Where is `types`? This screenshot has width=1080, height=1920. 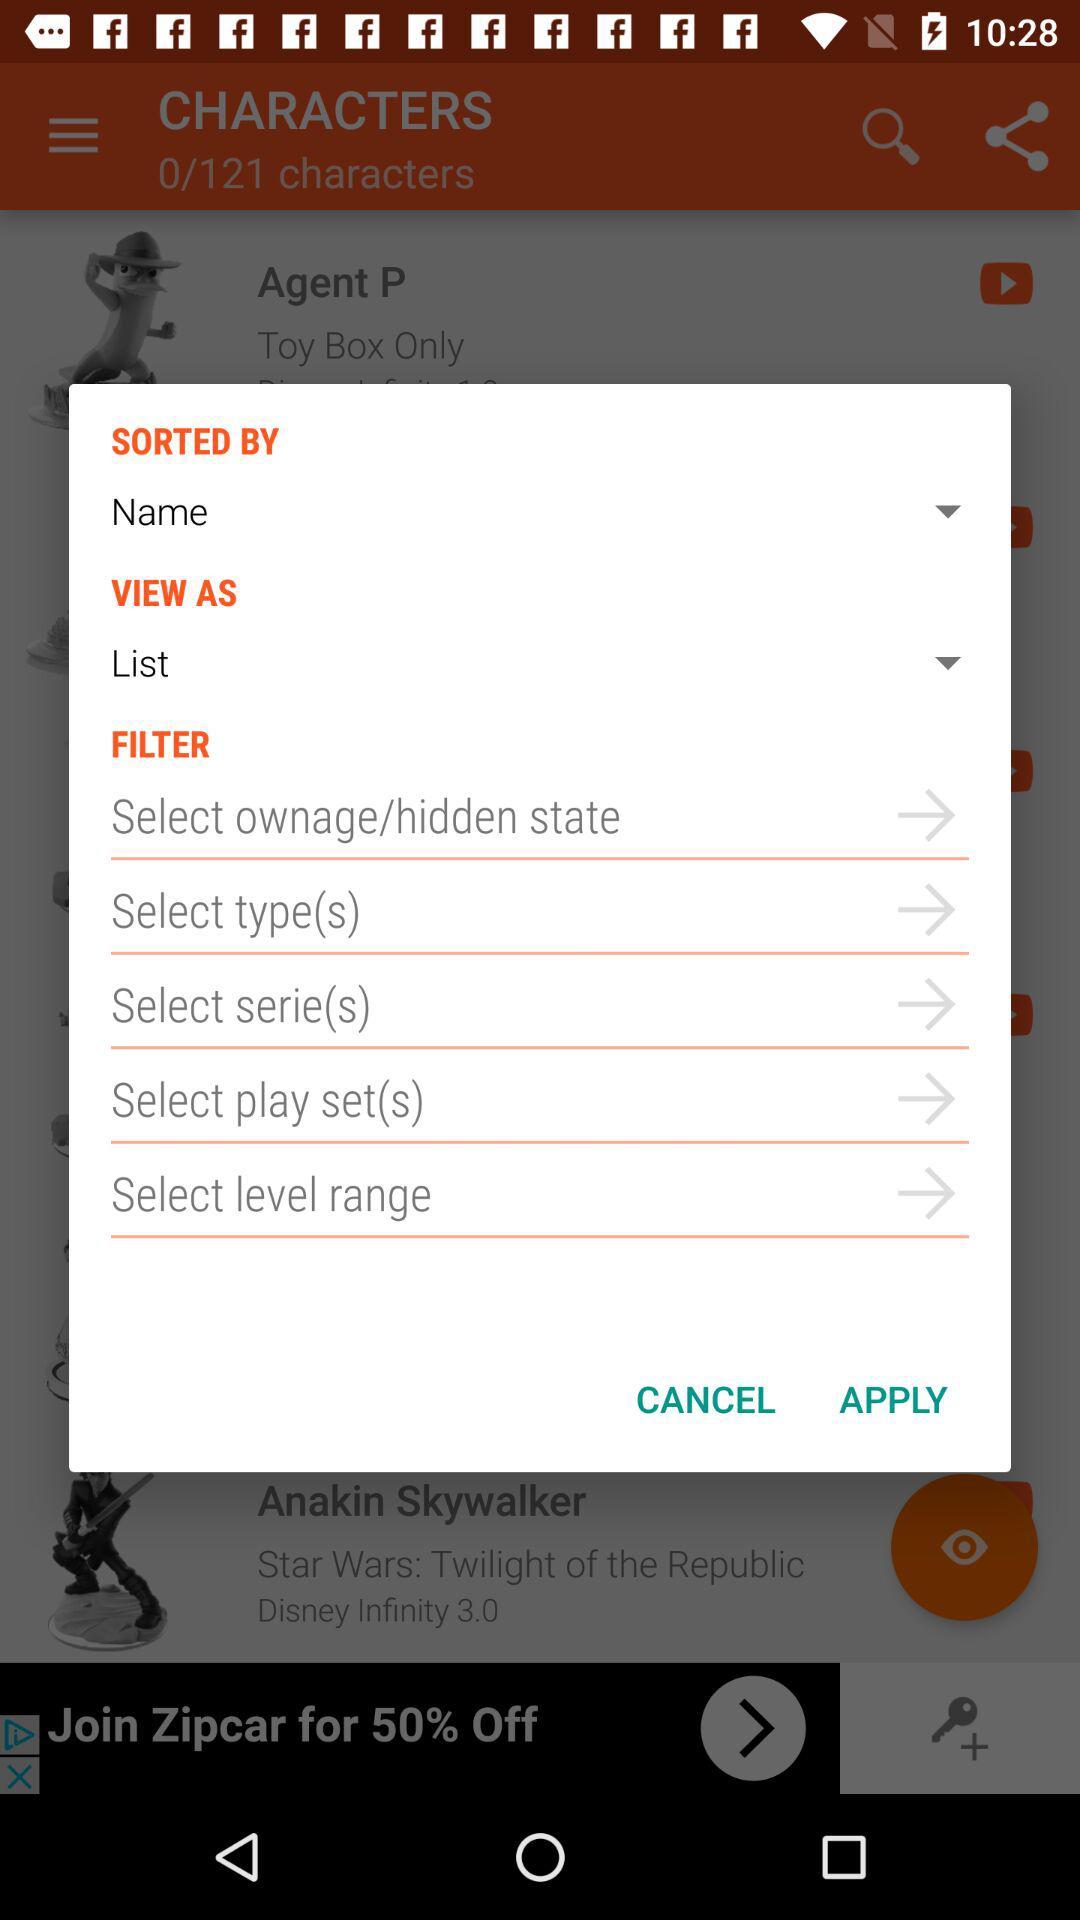 types is located at coordinates (540, 908).